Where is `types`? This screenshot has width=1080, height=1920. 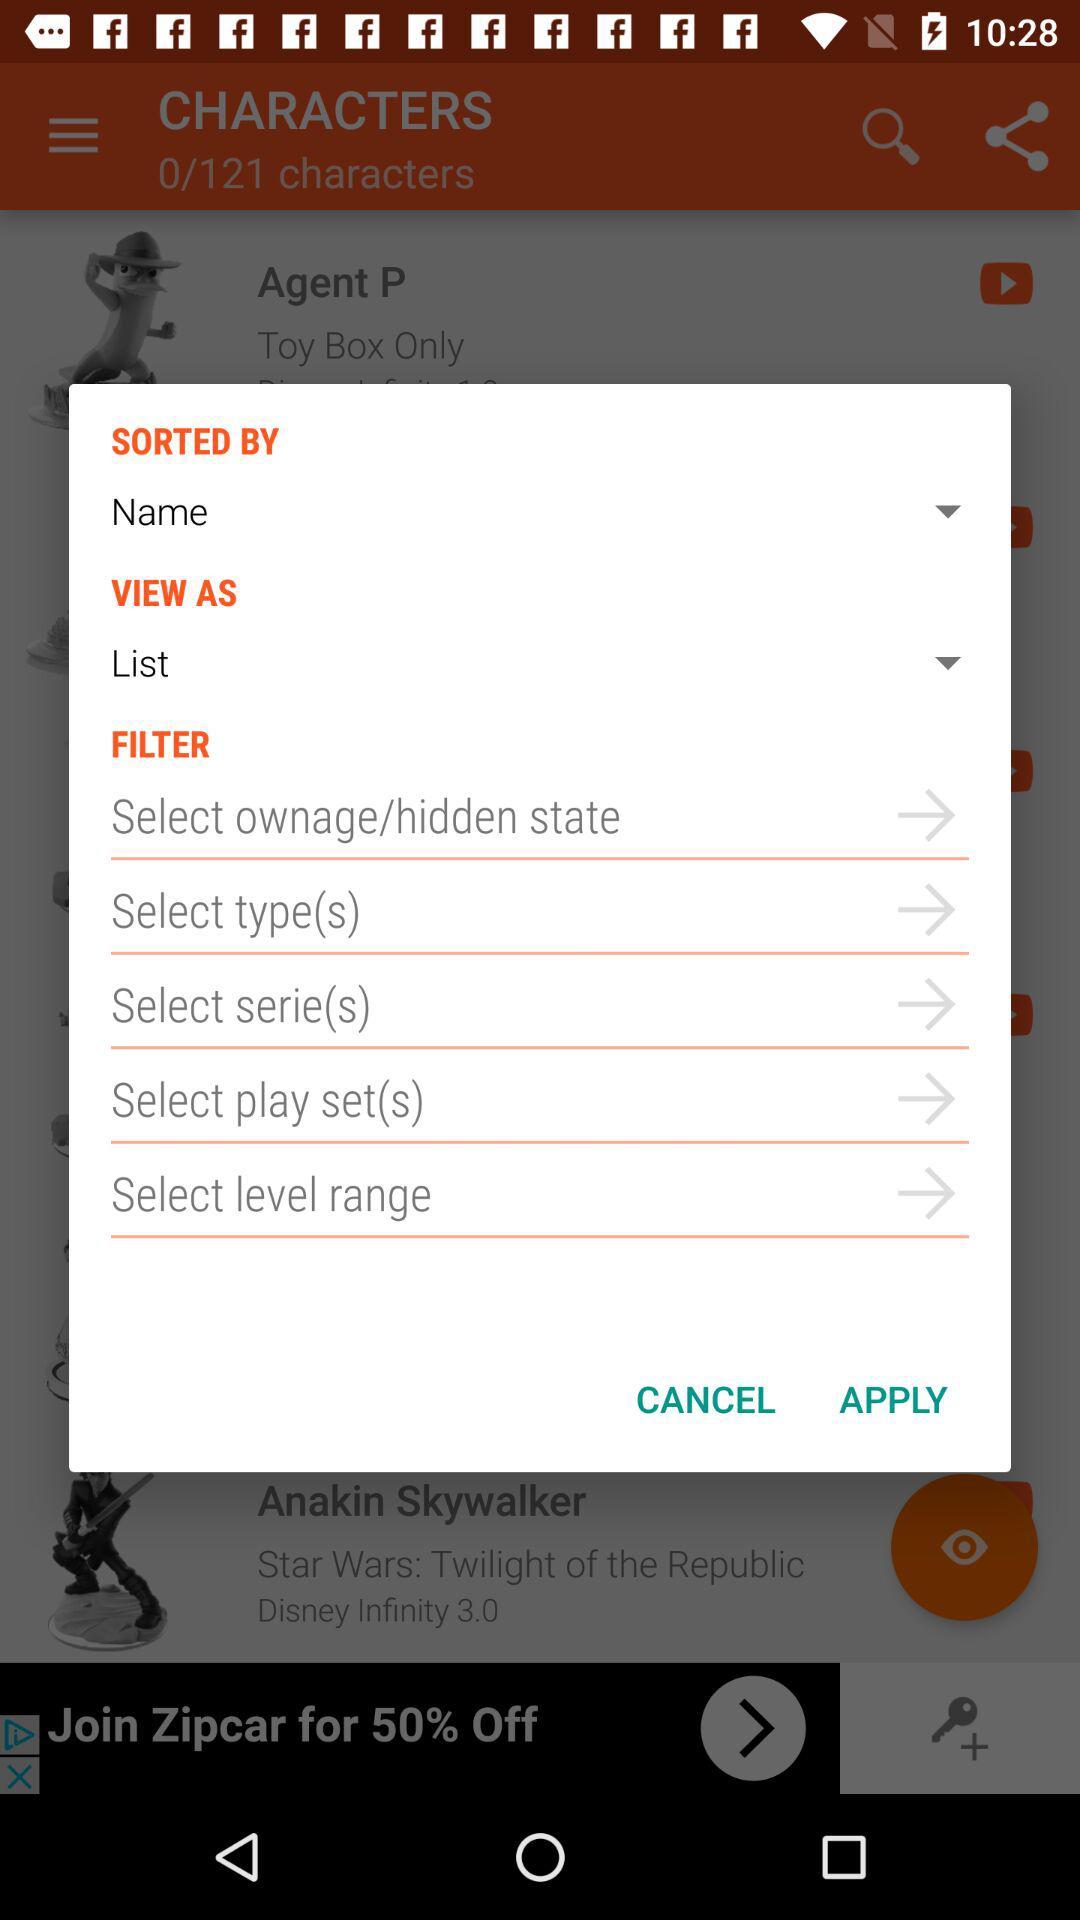 types is located at coordinates (540, 908).